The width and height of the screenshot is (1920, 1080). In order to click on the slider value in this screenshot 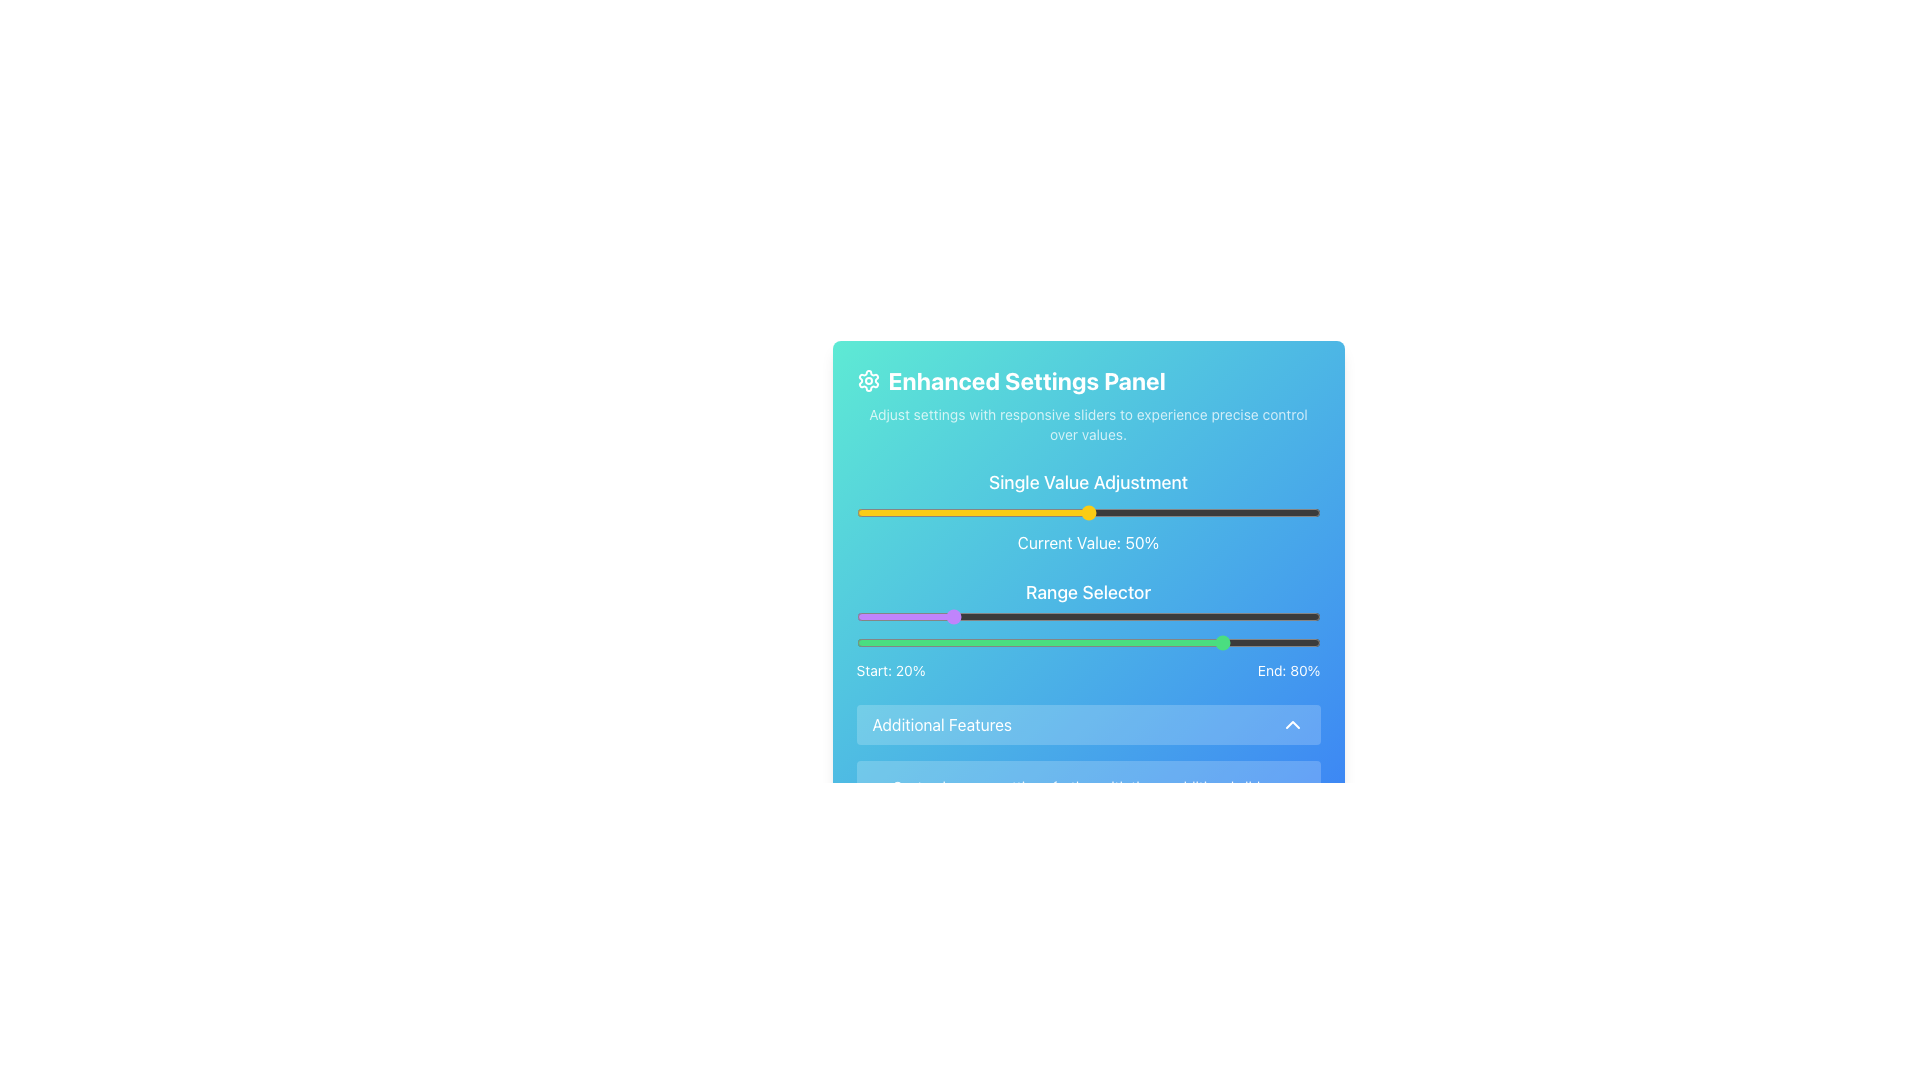, I will do `click(1134, 512)`.